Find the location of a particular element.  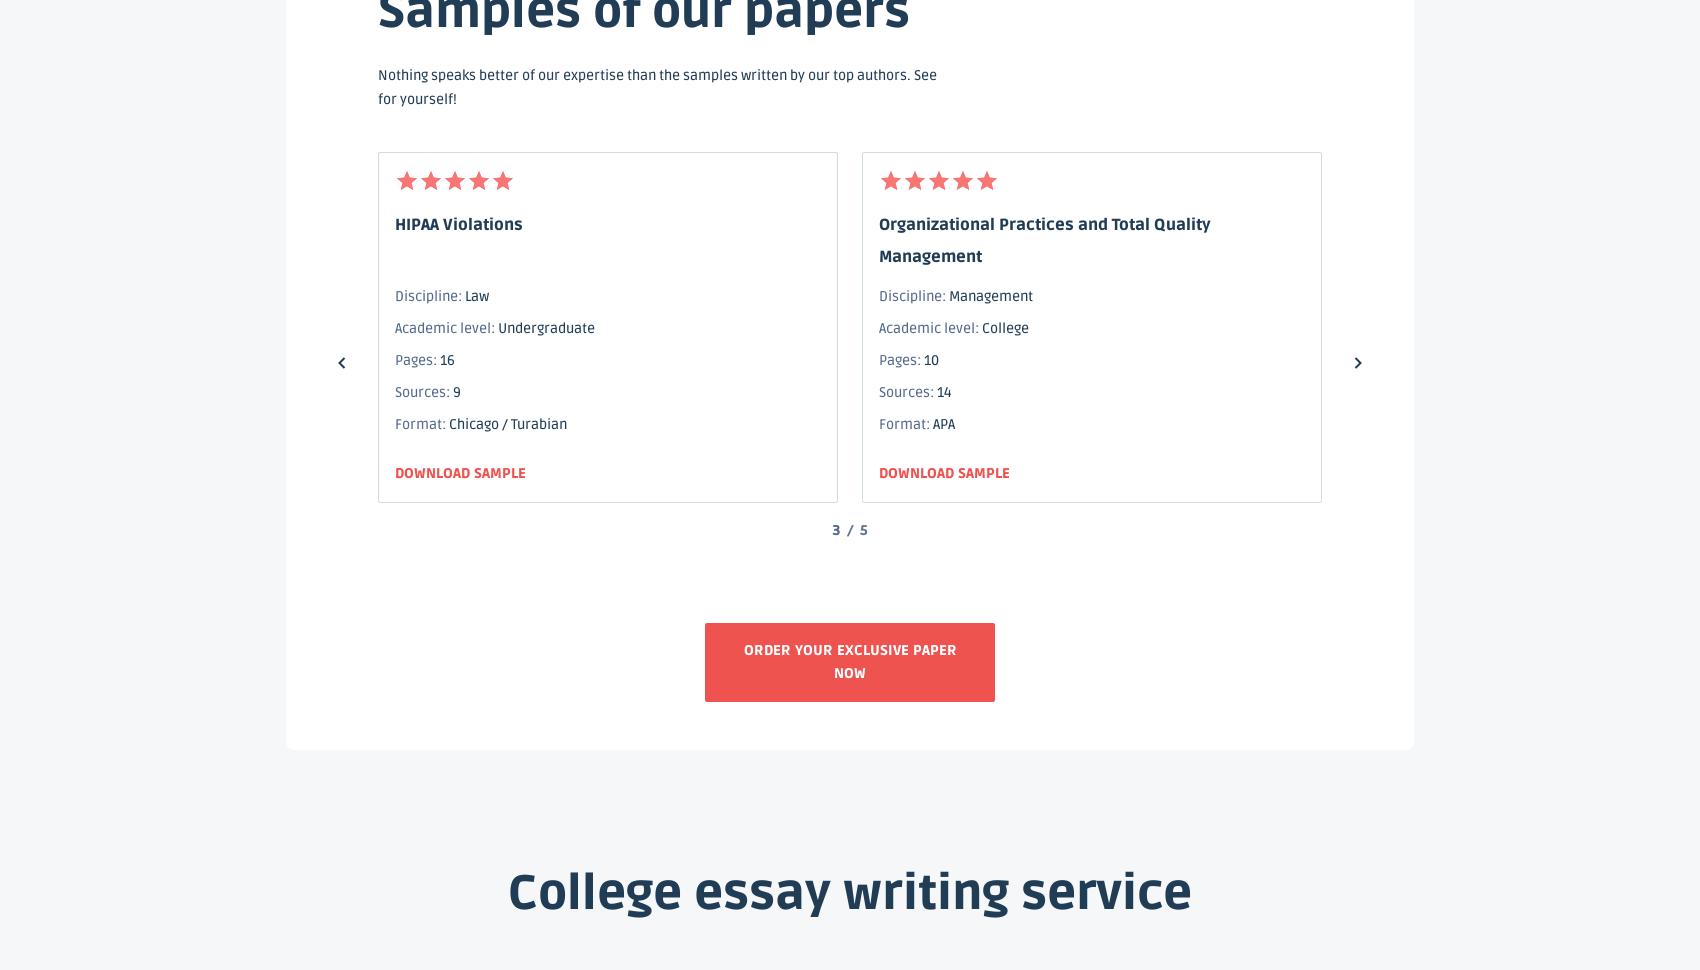

'14' is located at coordinates (937, 391).